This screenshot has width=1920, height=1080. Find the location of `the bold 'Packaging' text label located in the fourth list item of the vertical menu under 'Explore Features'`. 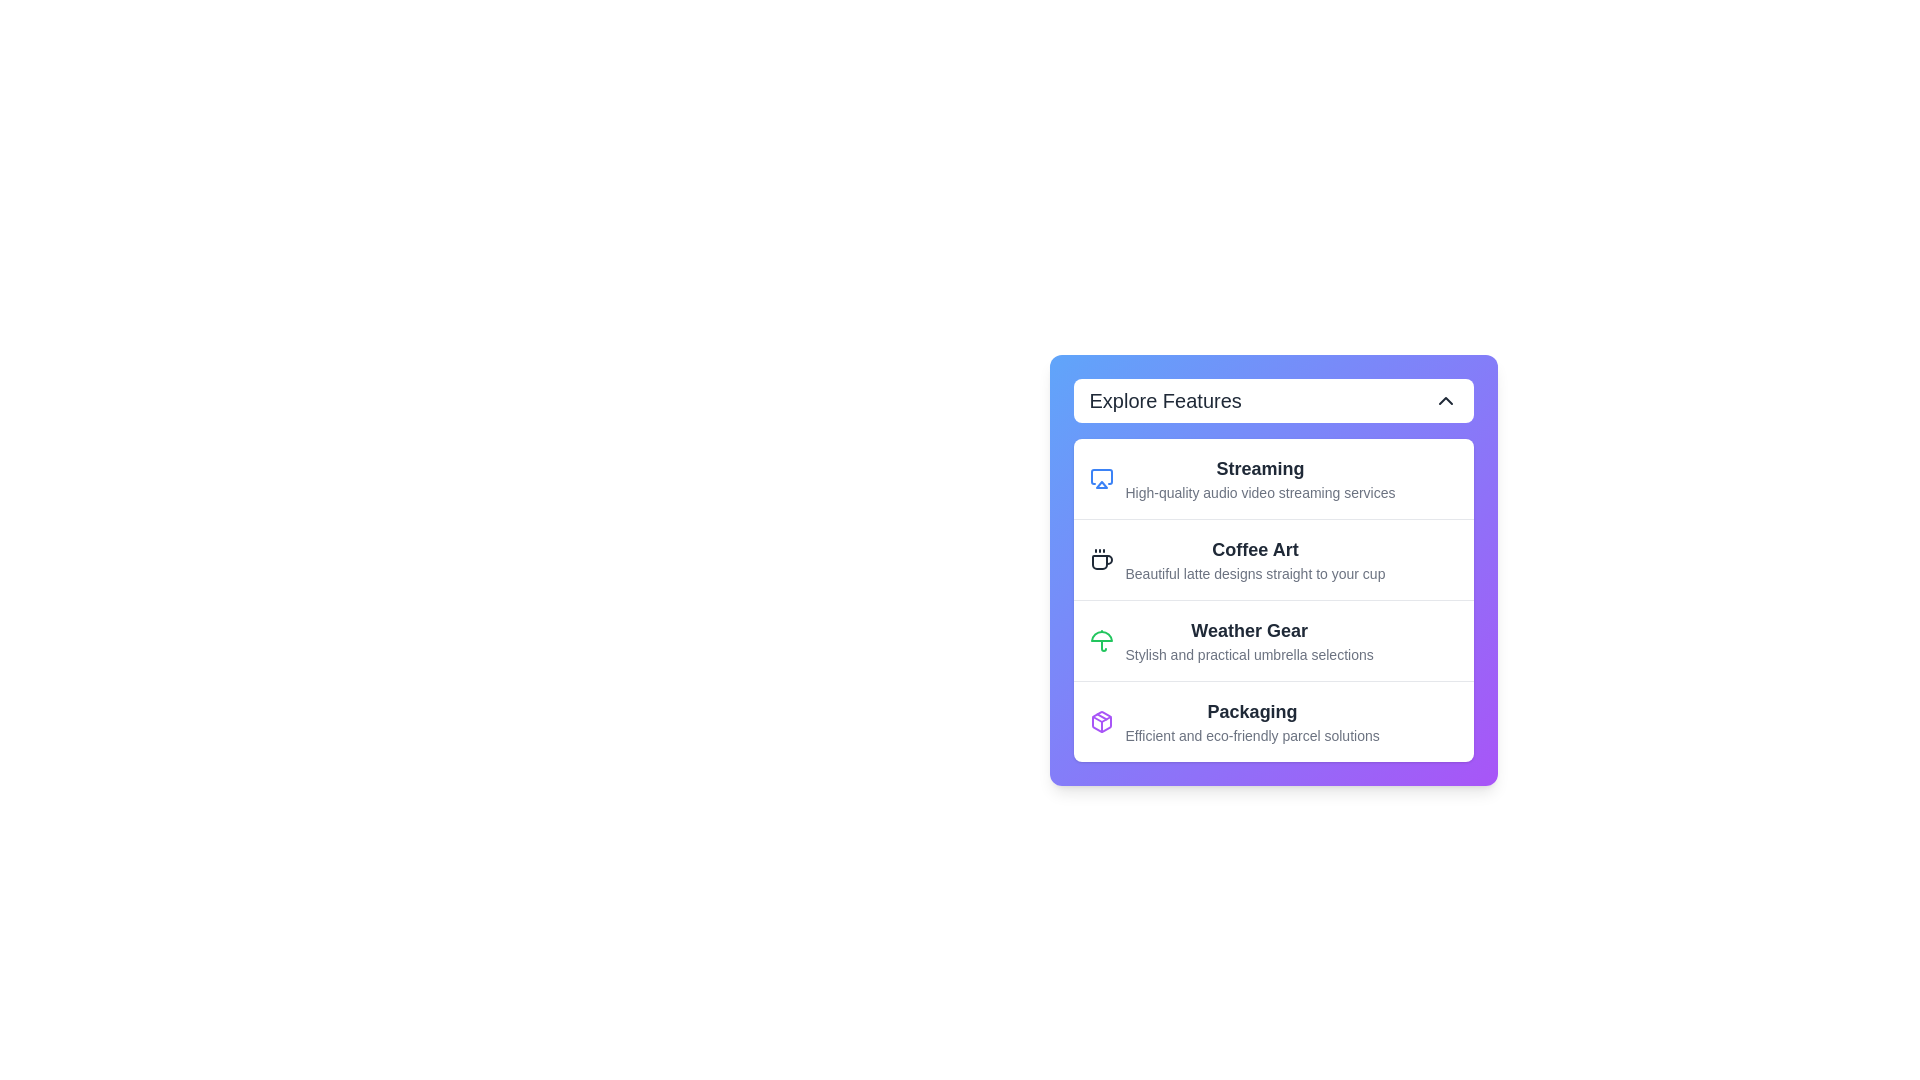

the bold 'Packaging' text label located in the fourth list item of the vertical menu under 'Explore Features' is located at coordinates (1251, 711).